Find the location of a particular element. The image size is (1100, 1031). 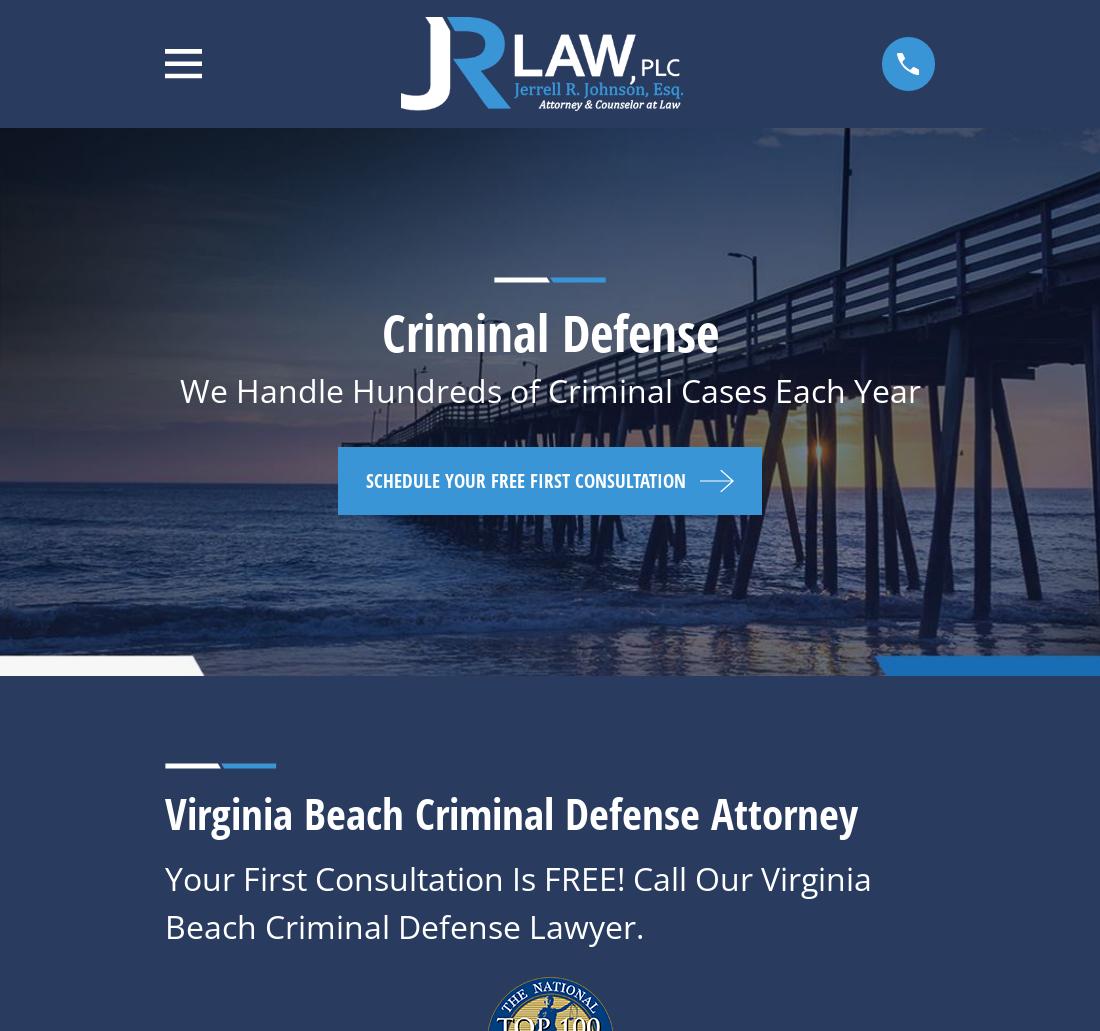

'Please enter your email address.' is located at coordinates (811, 805).